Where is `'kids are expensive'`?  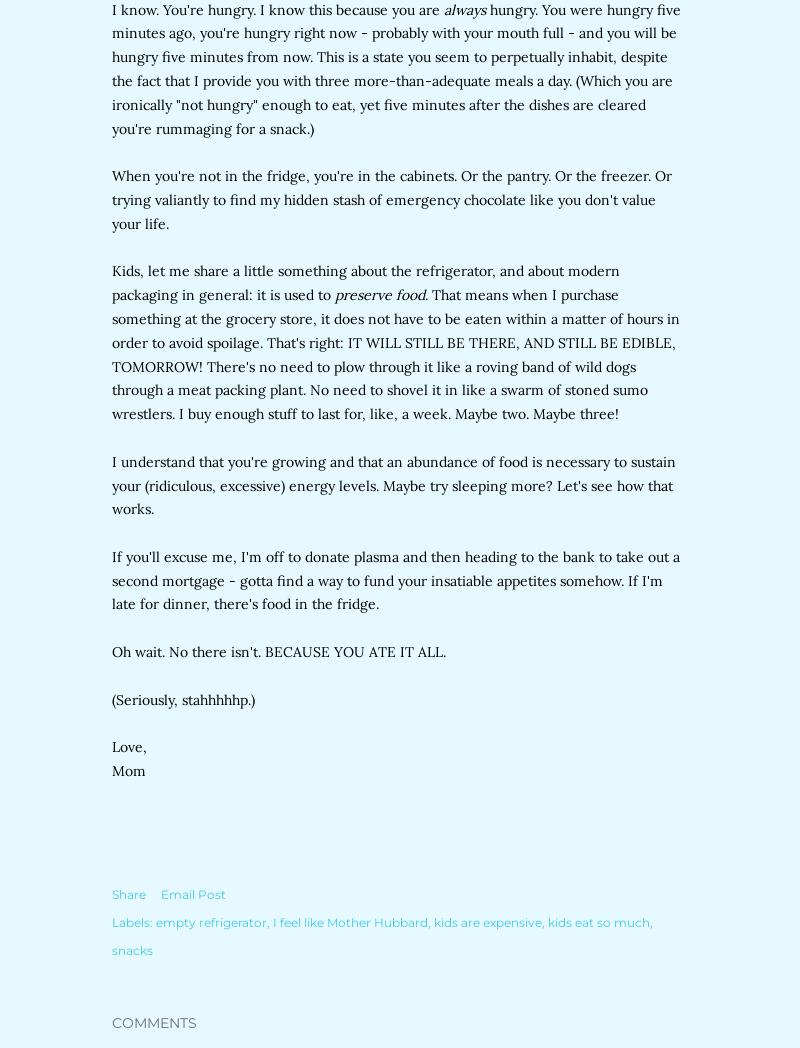
'kids are expensive' is located at coordinates (433, 922).